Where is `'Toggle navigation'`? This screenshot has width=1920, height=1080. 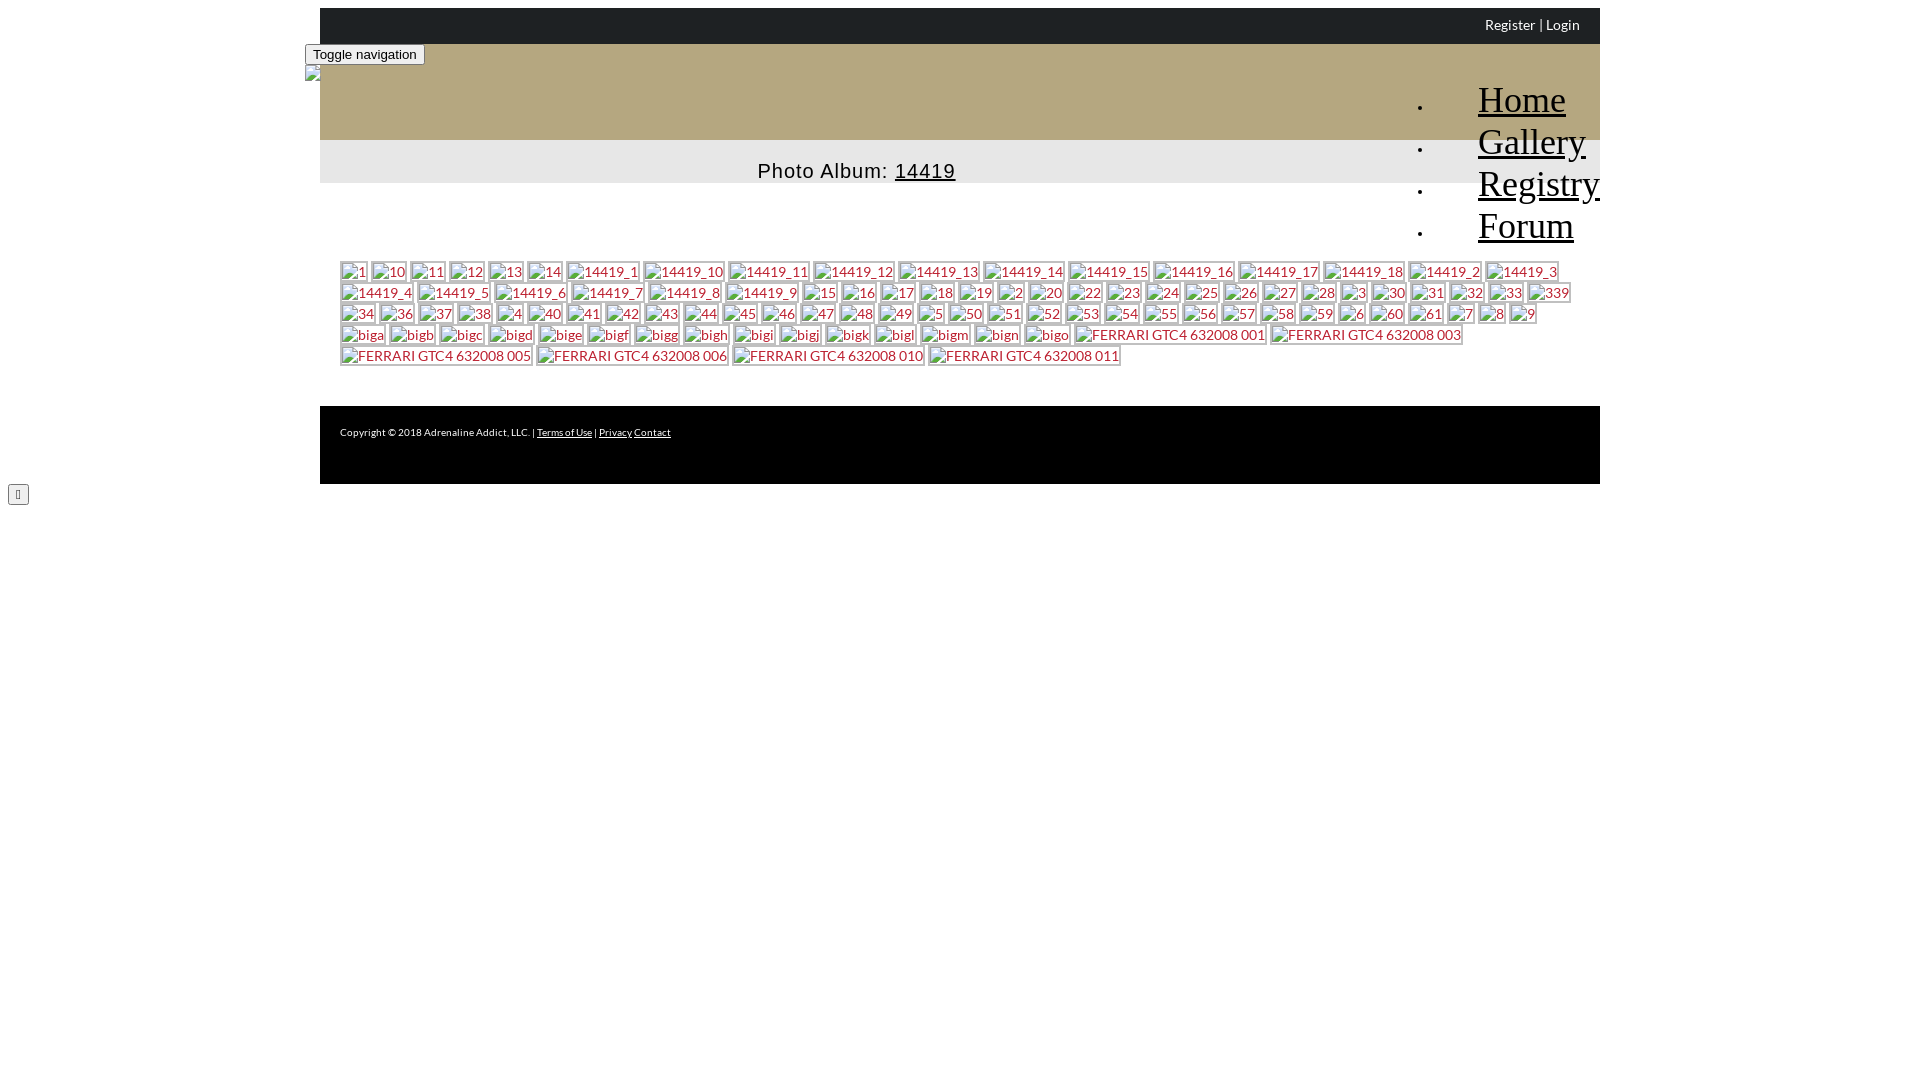 'Toggle navigation' is located at coordinates (364, 53).